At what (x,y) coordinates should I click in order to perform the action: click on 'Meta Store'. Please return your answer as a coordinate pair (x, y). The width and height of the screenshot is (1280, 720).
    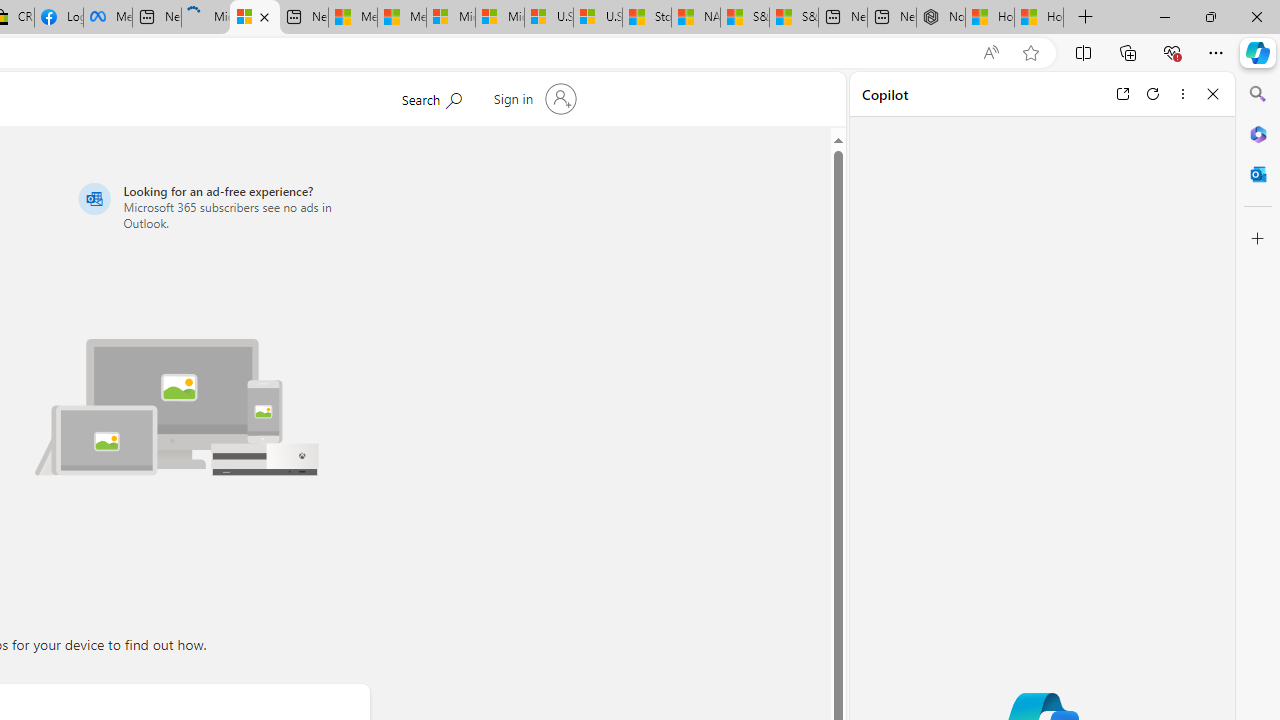
    Looking at the image, I should click on (107, 17).